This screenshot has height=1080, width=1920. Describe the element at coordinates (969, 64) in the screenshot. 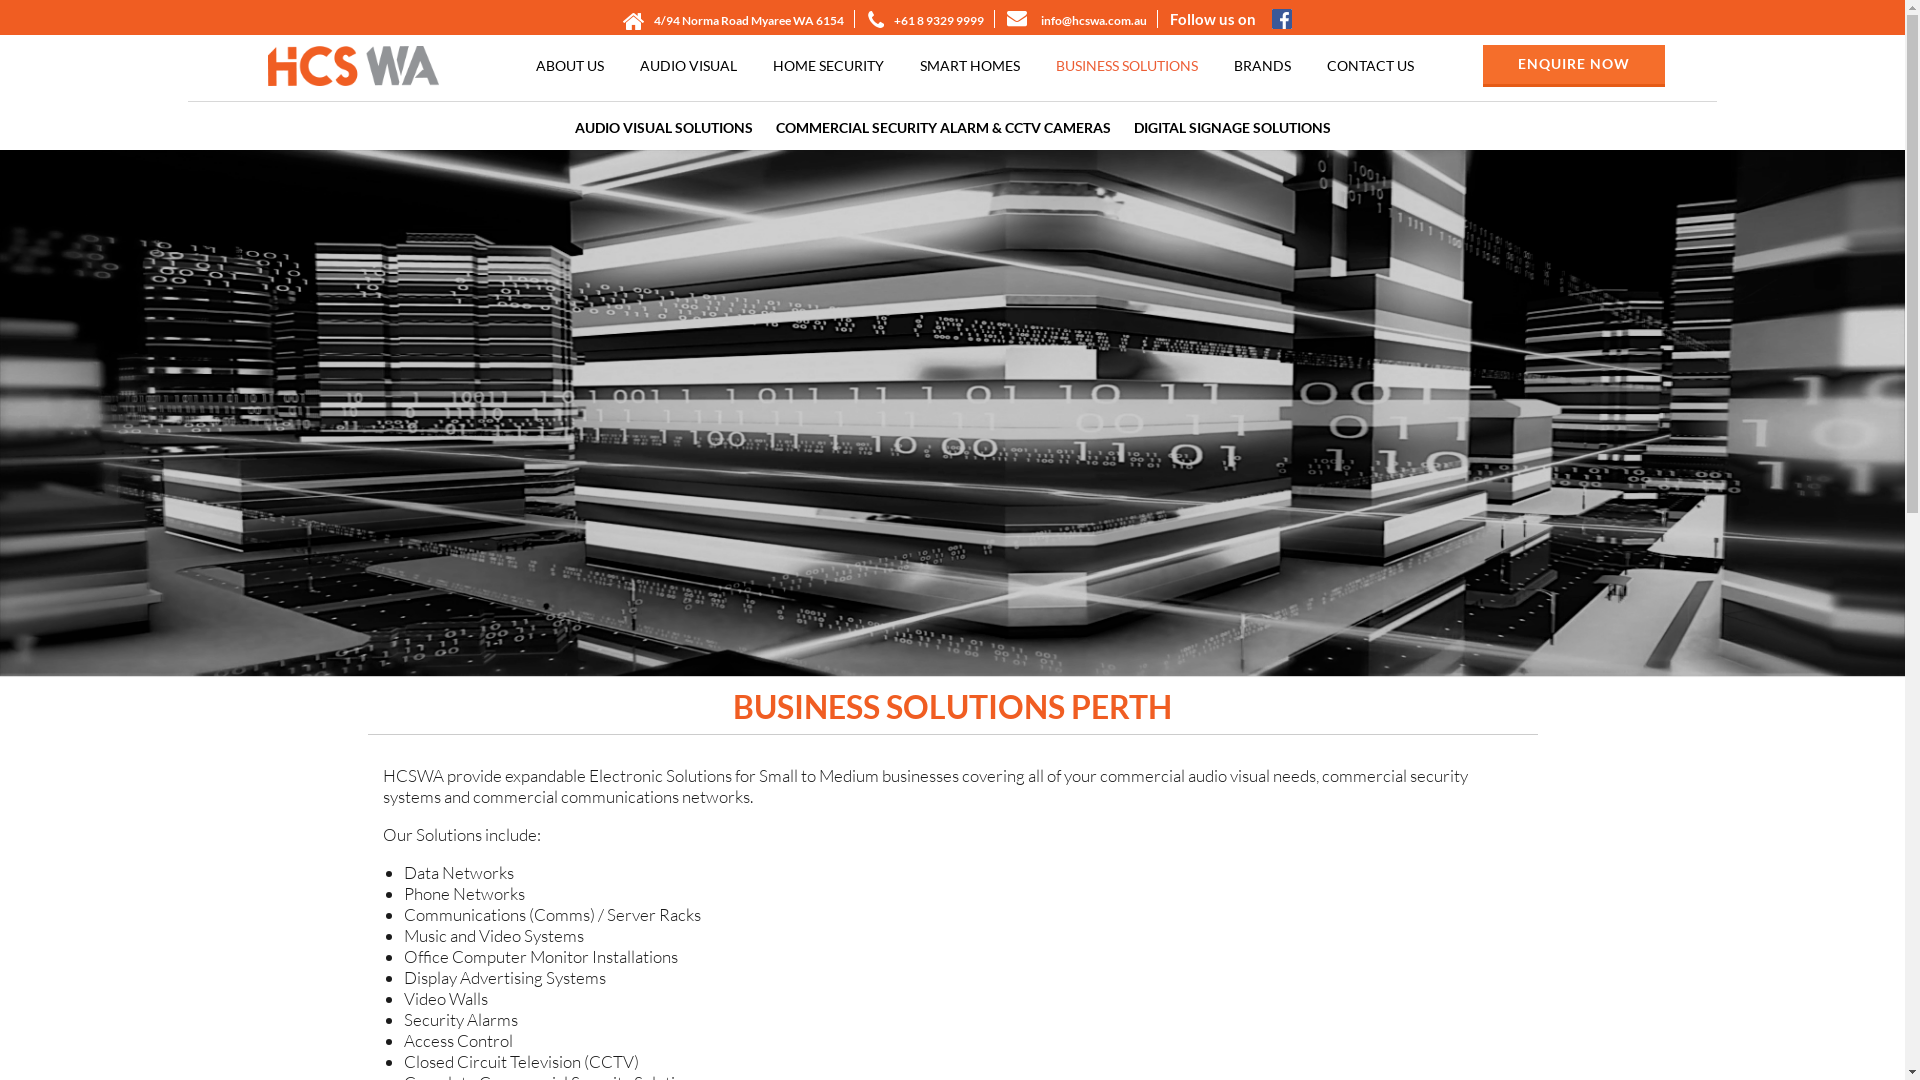

I see `'SMART HOMES'` at that location.